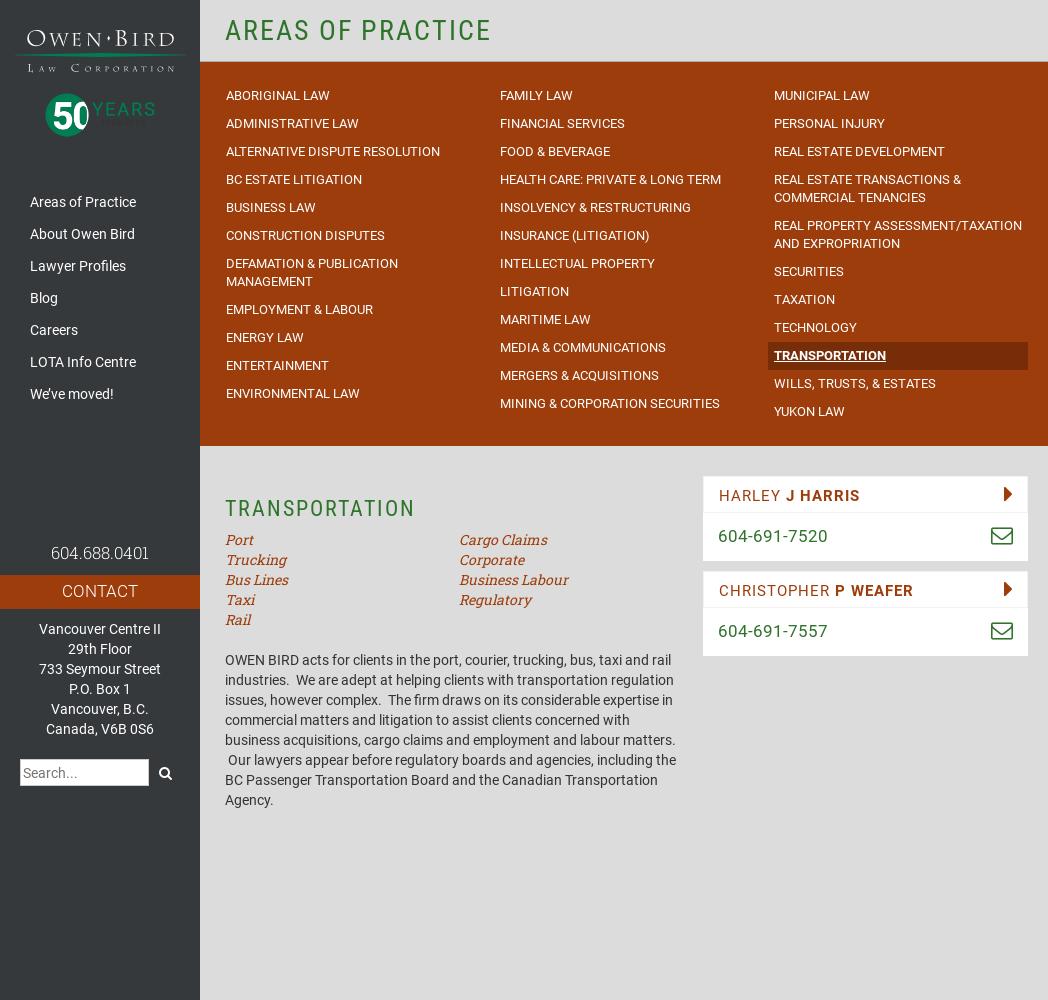  What do you see at coordinates (829, 494) in the screenshot?
I see `'Harris'` at bounding box center [829, 494].